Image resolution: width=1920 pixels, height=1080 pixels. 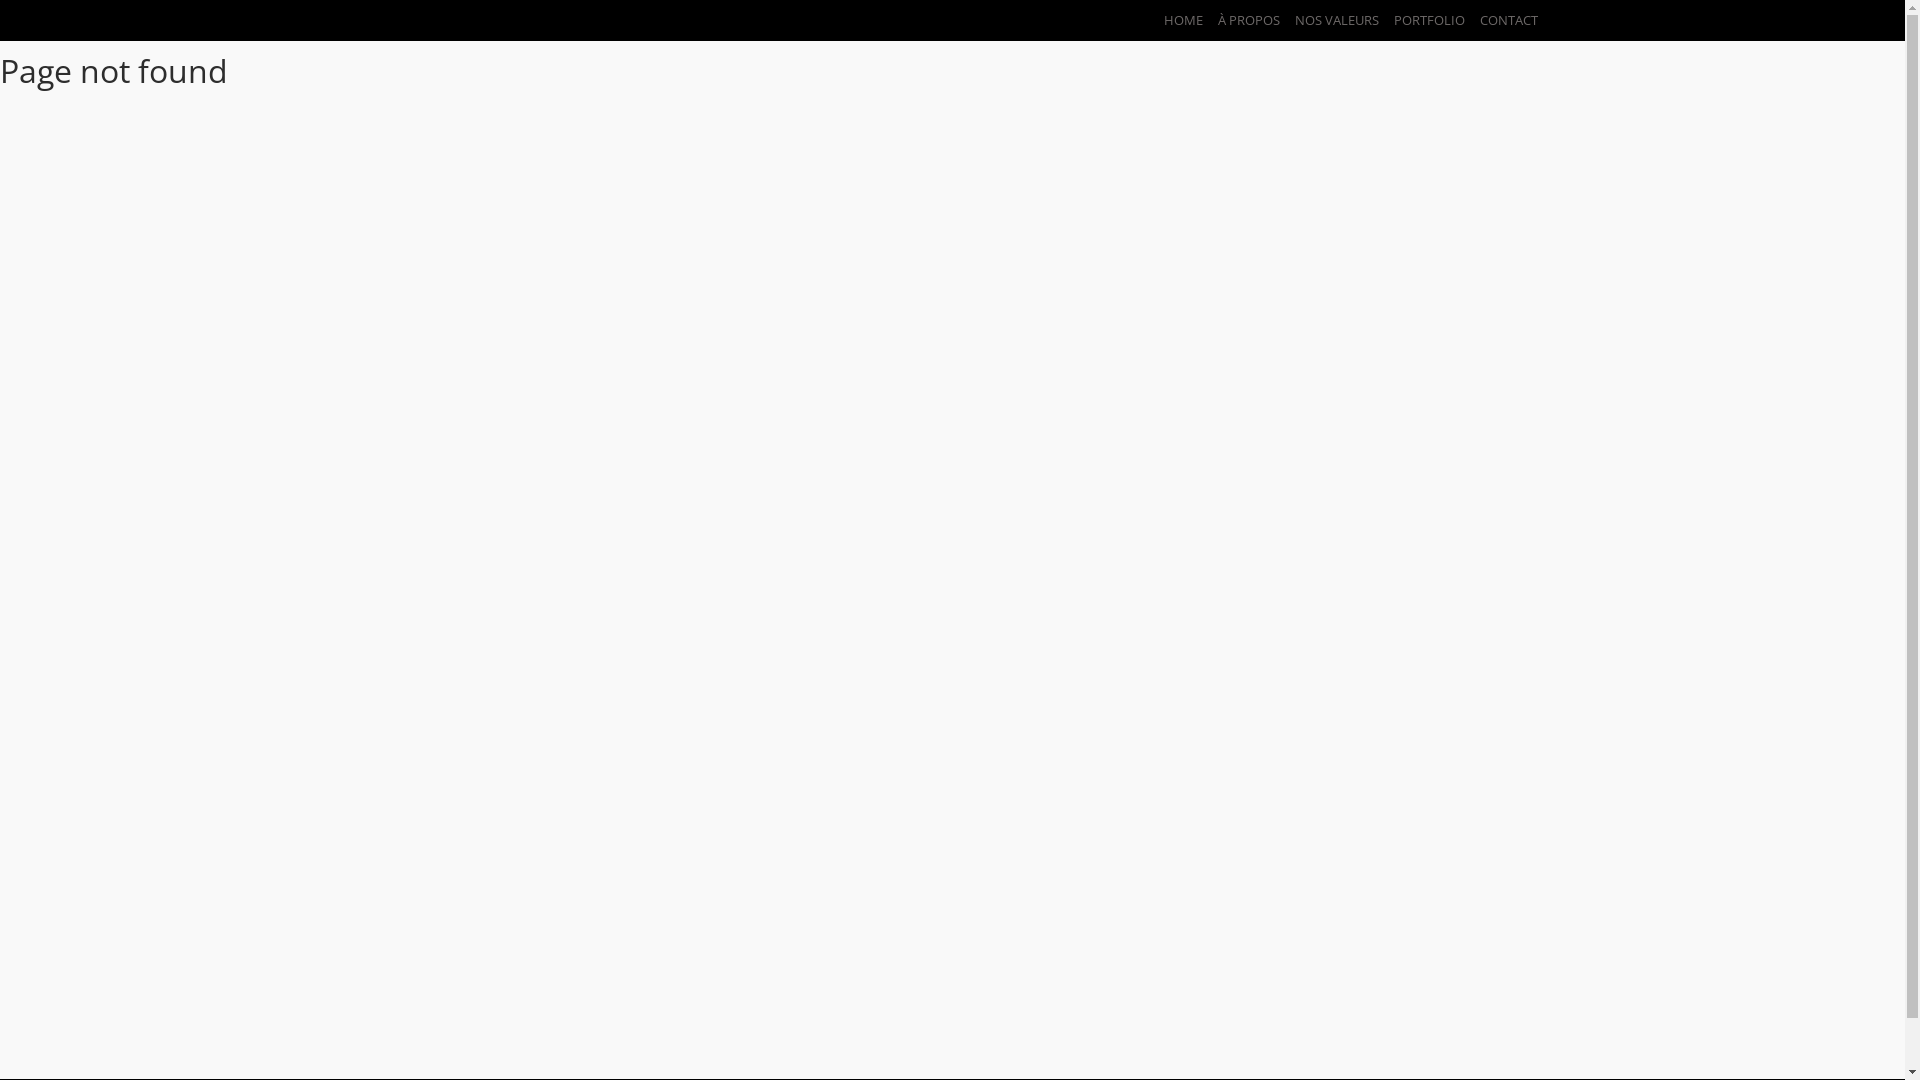 I want to click on 'CONTACT', so click(x=1500, y=19).